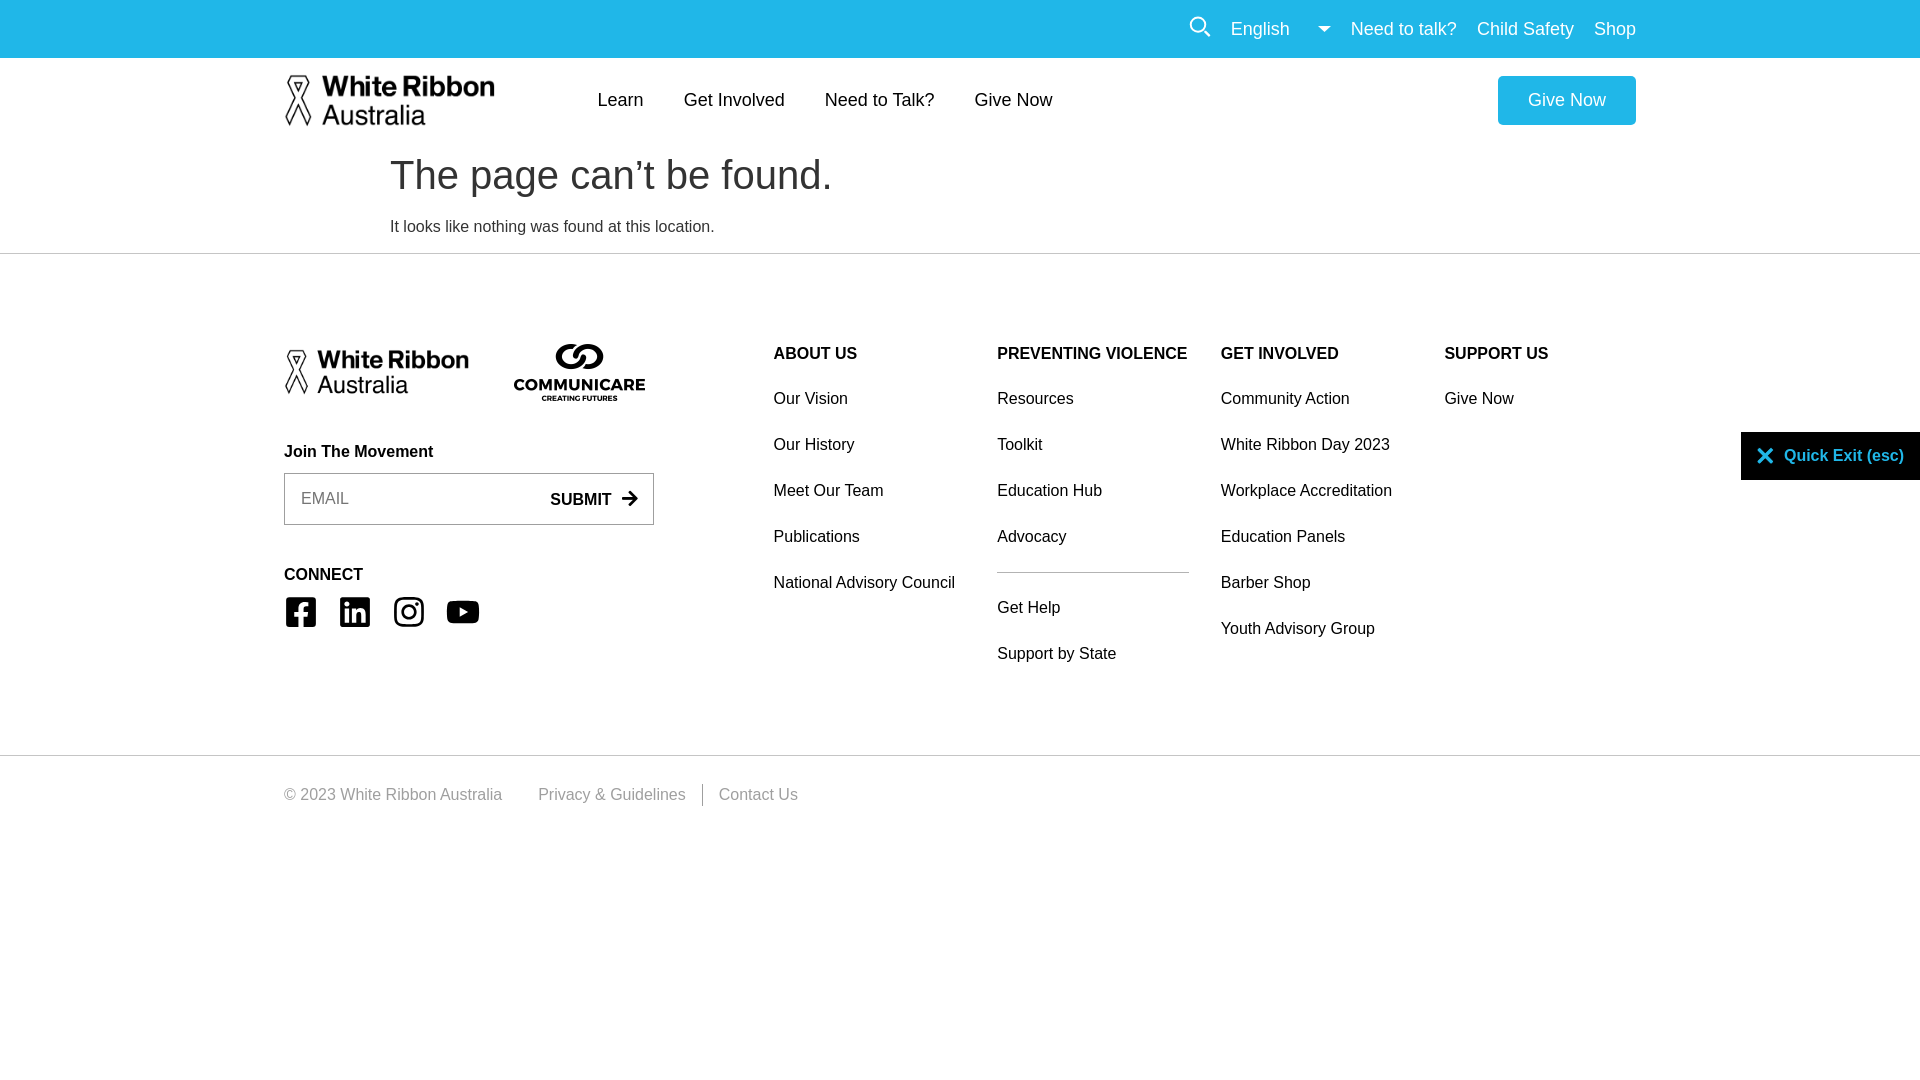 The height and width of the screenshot is (1080, 1920). Describe the element at coordinates (997, 352) in the screenshot. I see `'PREVENTING VIOLENCE'` at that location.